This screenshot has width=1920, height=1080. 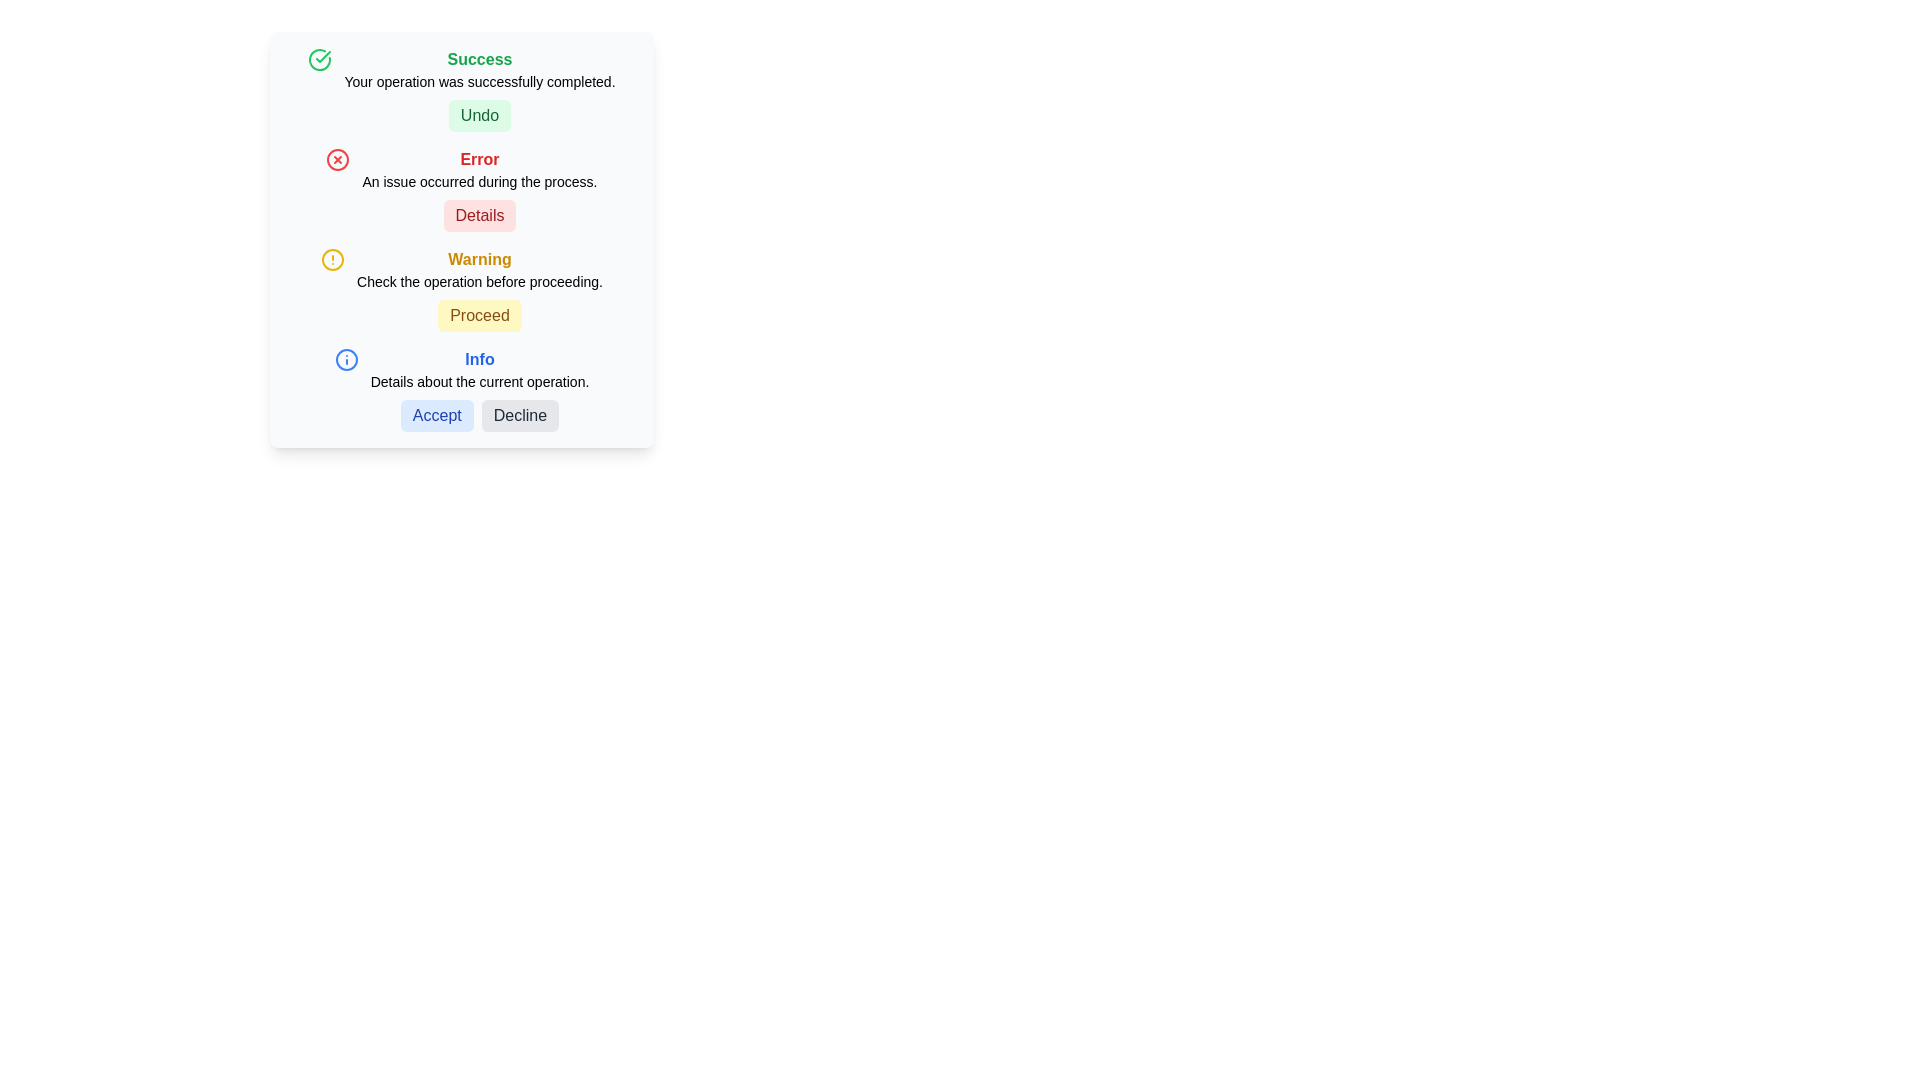 I want to click on the circular success icon located near the top of the interface, slightly to the left of the 'Success' label, so click(x=323, y=56).